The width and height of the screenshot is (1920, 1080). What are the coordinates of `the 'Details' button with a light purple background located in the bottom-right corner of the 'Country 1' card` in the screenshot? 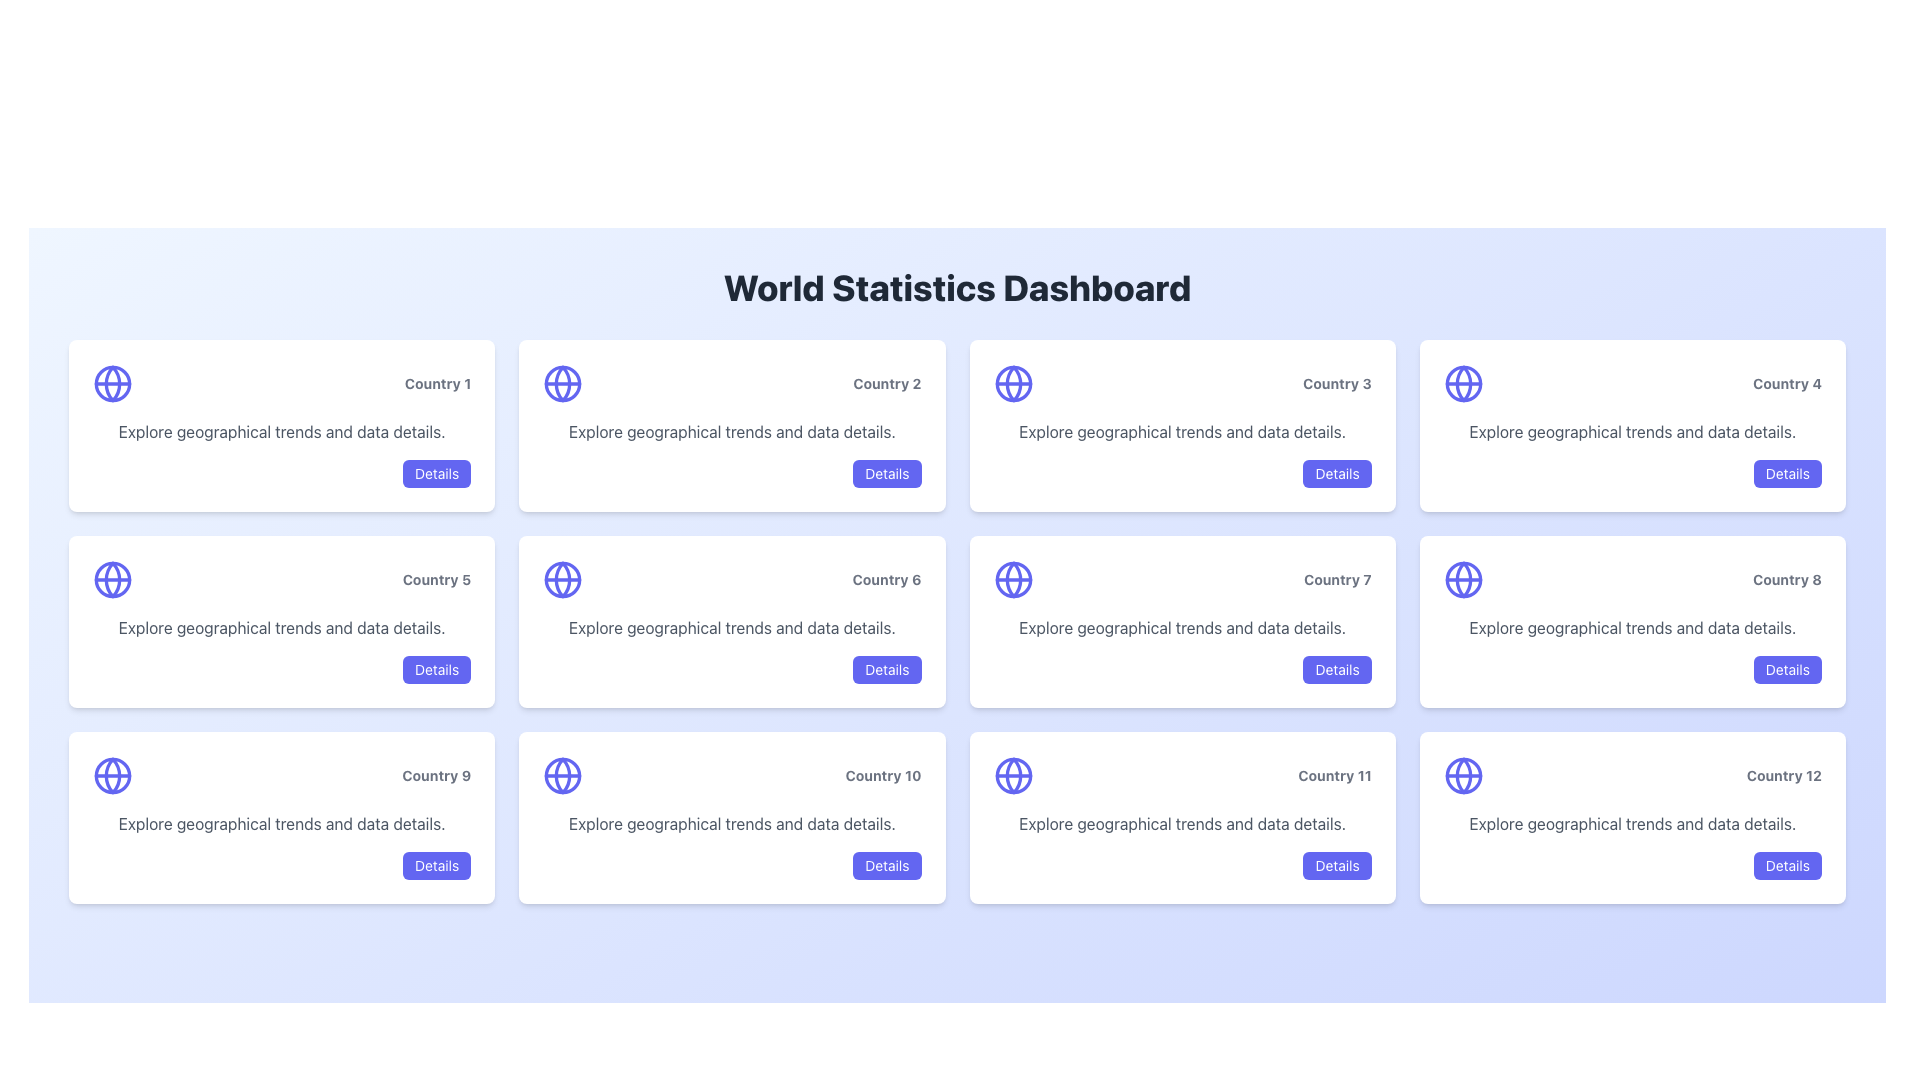 It's located at (436, 474).